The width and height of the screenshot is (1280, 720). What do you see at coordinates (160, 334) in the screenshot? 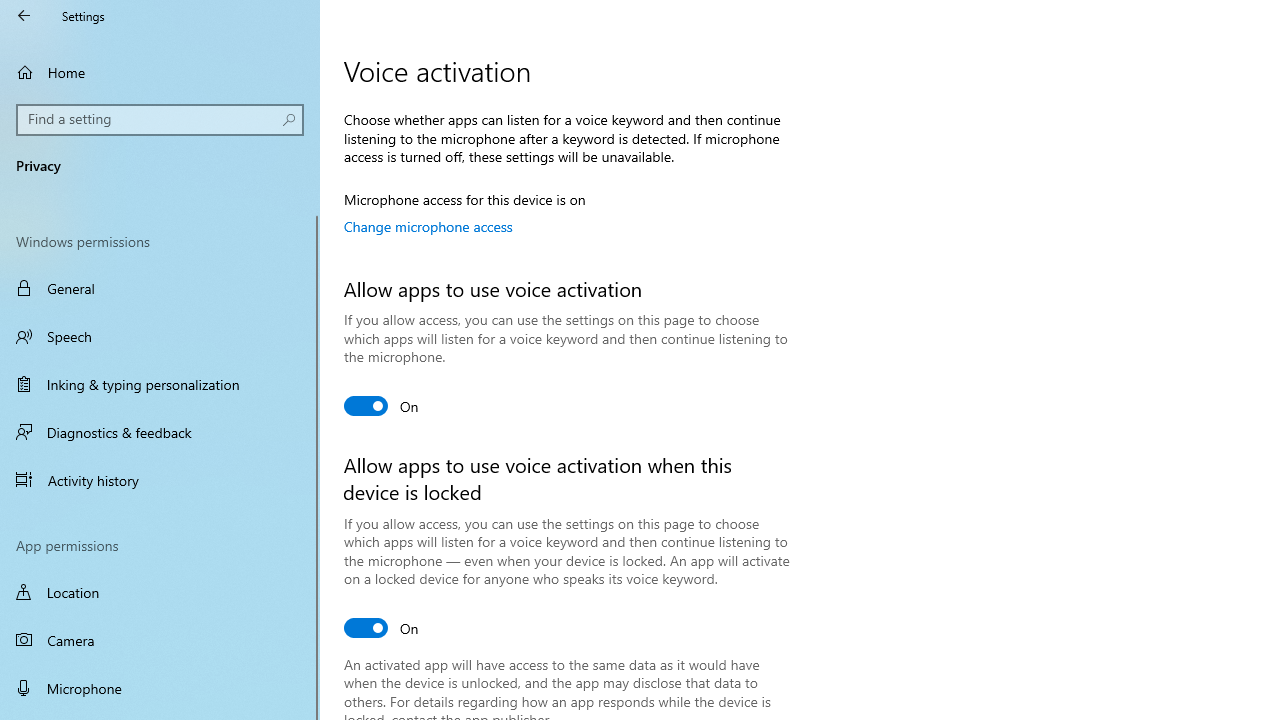
I see `'Speech'` at bounding box center [160, 334].